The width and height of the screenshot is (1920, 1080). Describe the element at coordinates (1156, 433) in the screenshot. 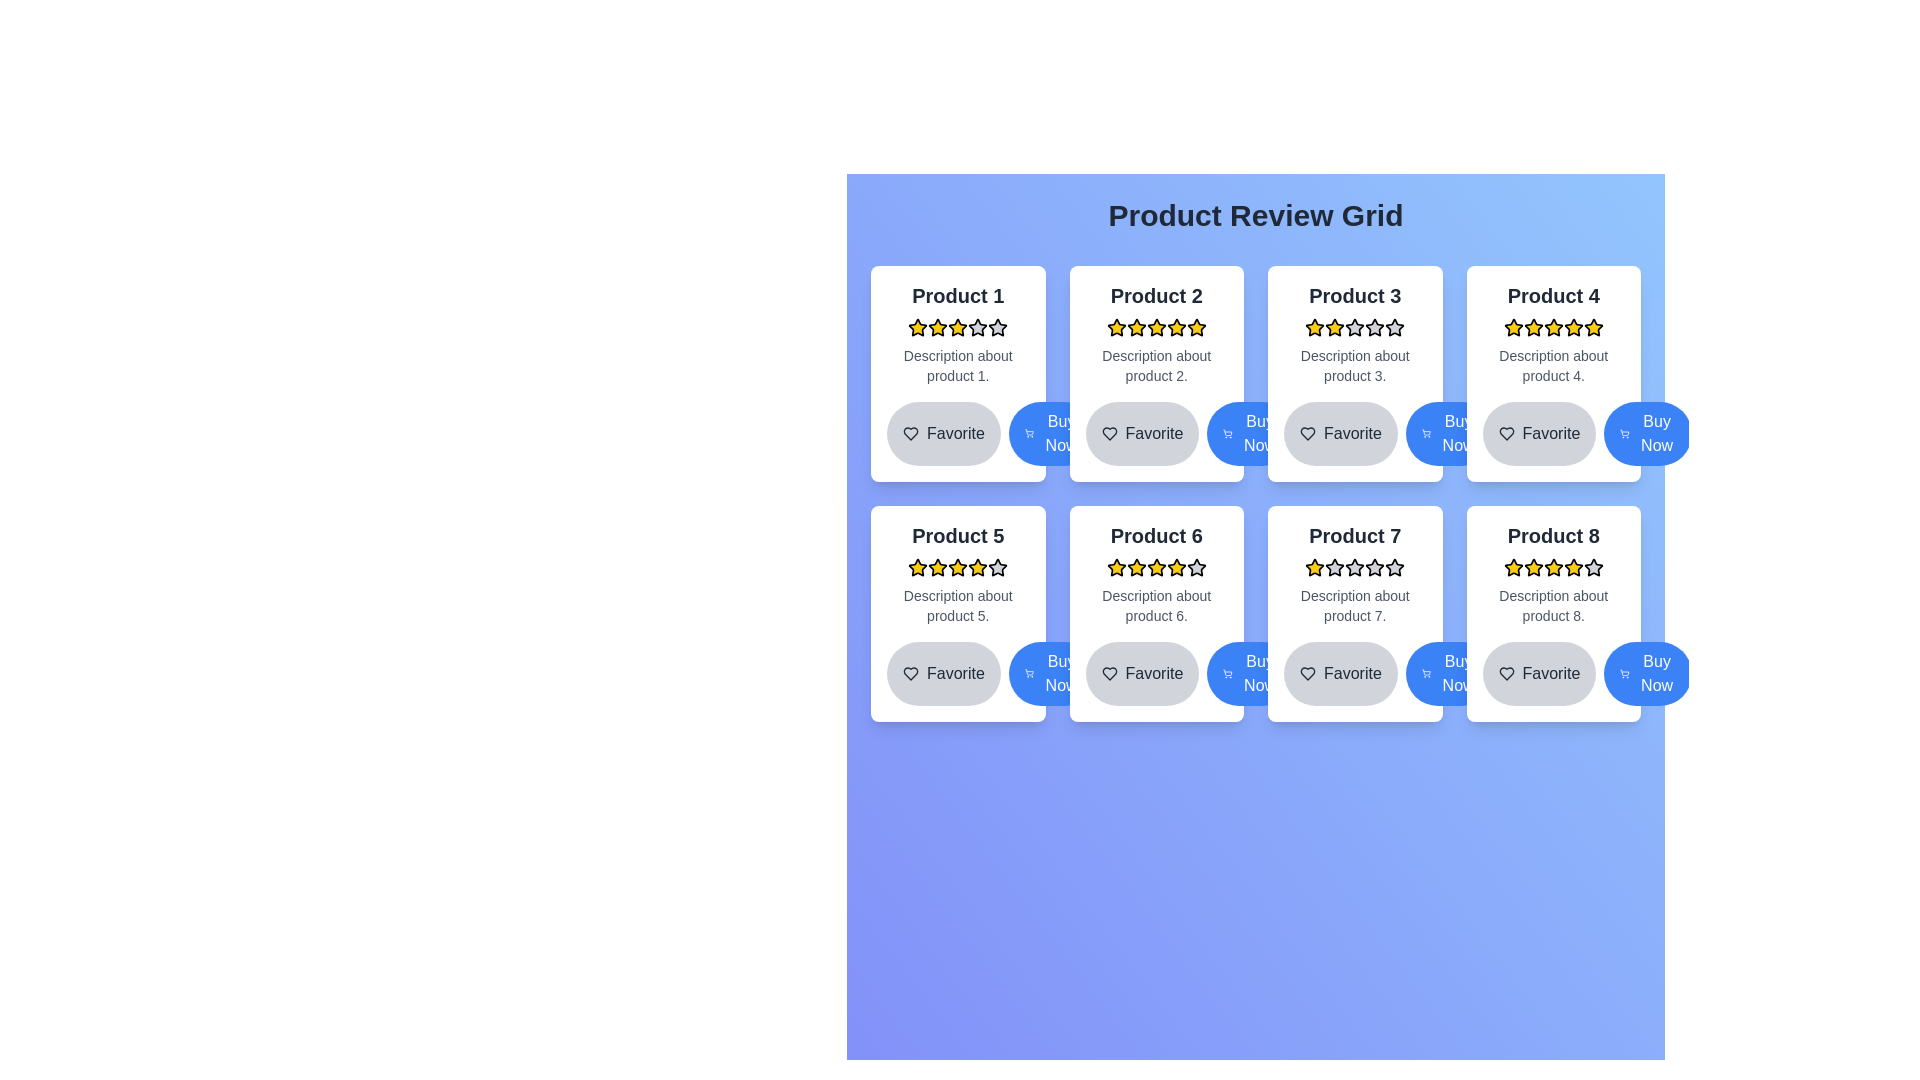

I see `the favorite button located below 'Product 2' and to the left of the 'Buy Now' button` at that location.